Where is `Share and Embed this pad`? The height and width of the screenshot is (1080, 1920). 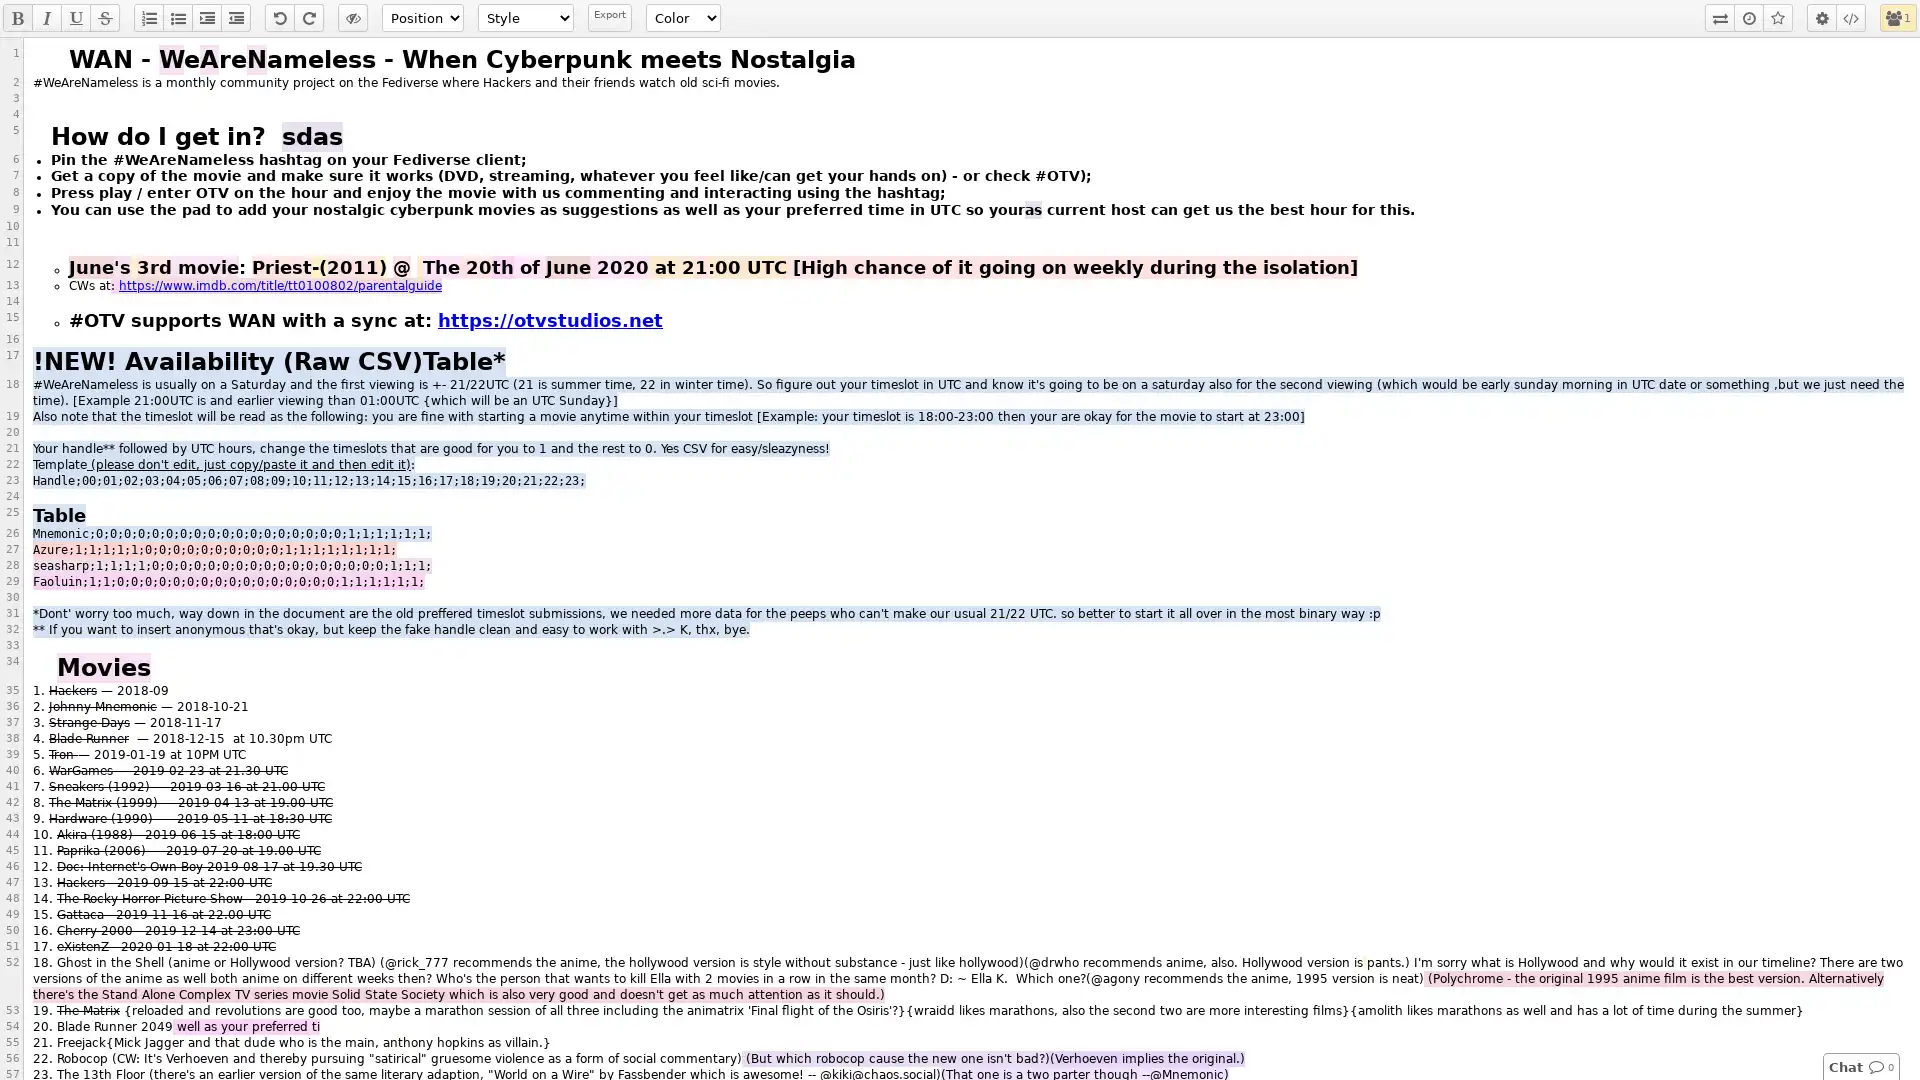 Share and Embed this pad is located at coordinates (1850, 18).